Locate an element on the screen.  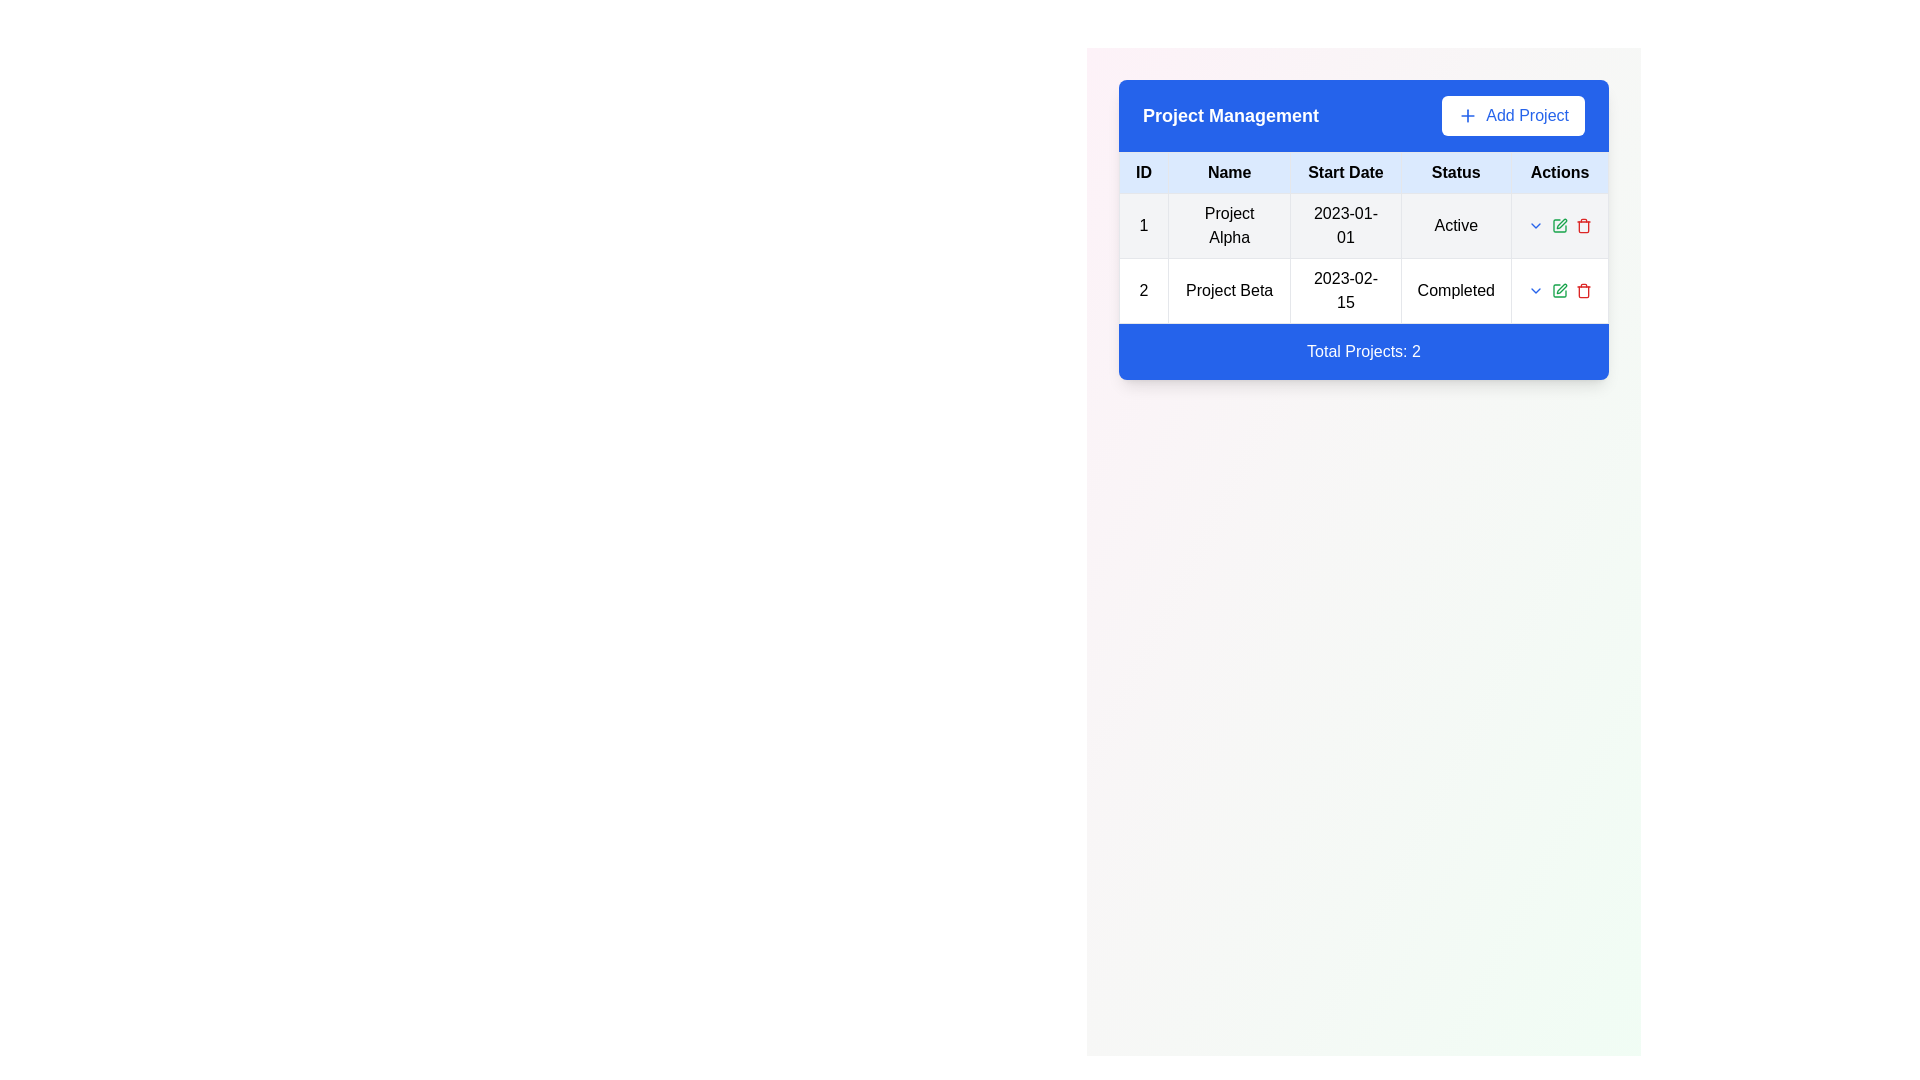
the text label that serves as the title or header for the project management section, located on the left side of the header with the 'Add Project' button to the right is located at coordinates (1230, 115).